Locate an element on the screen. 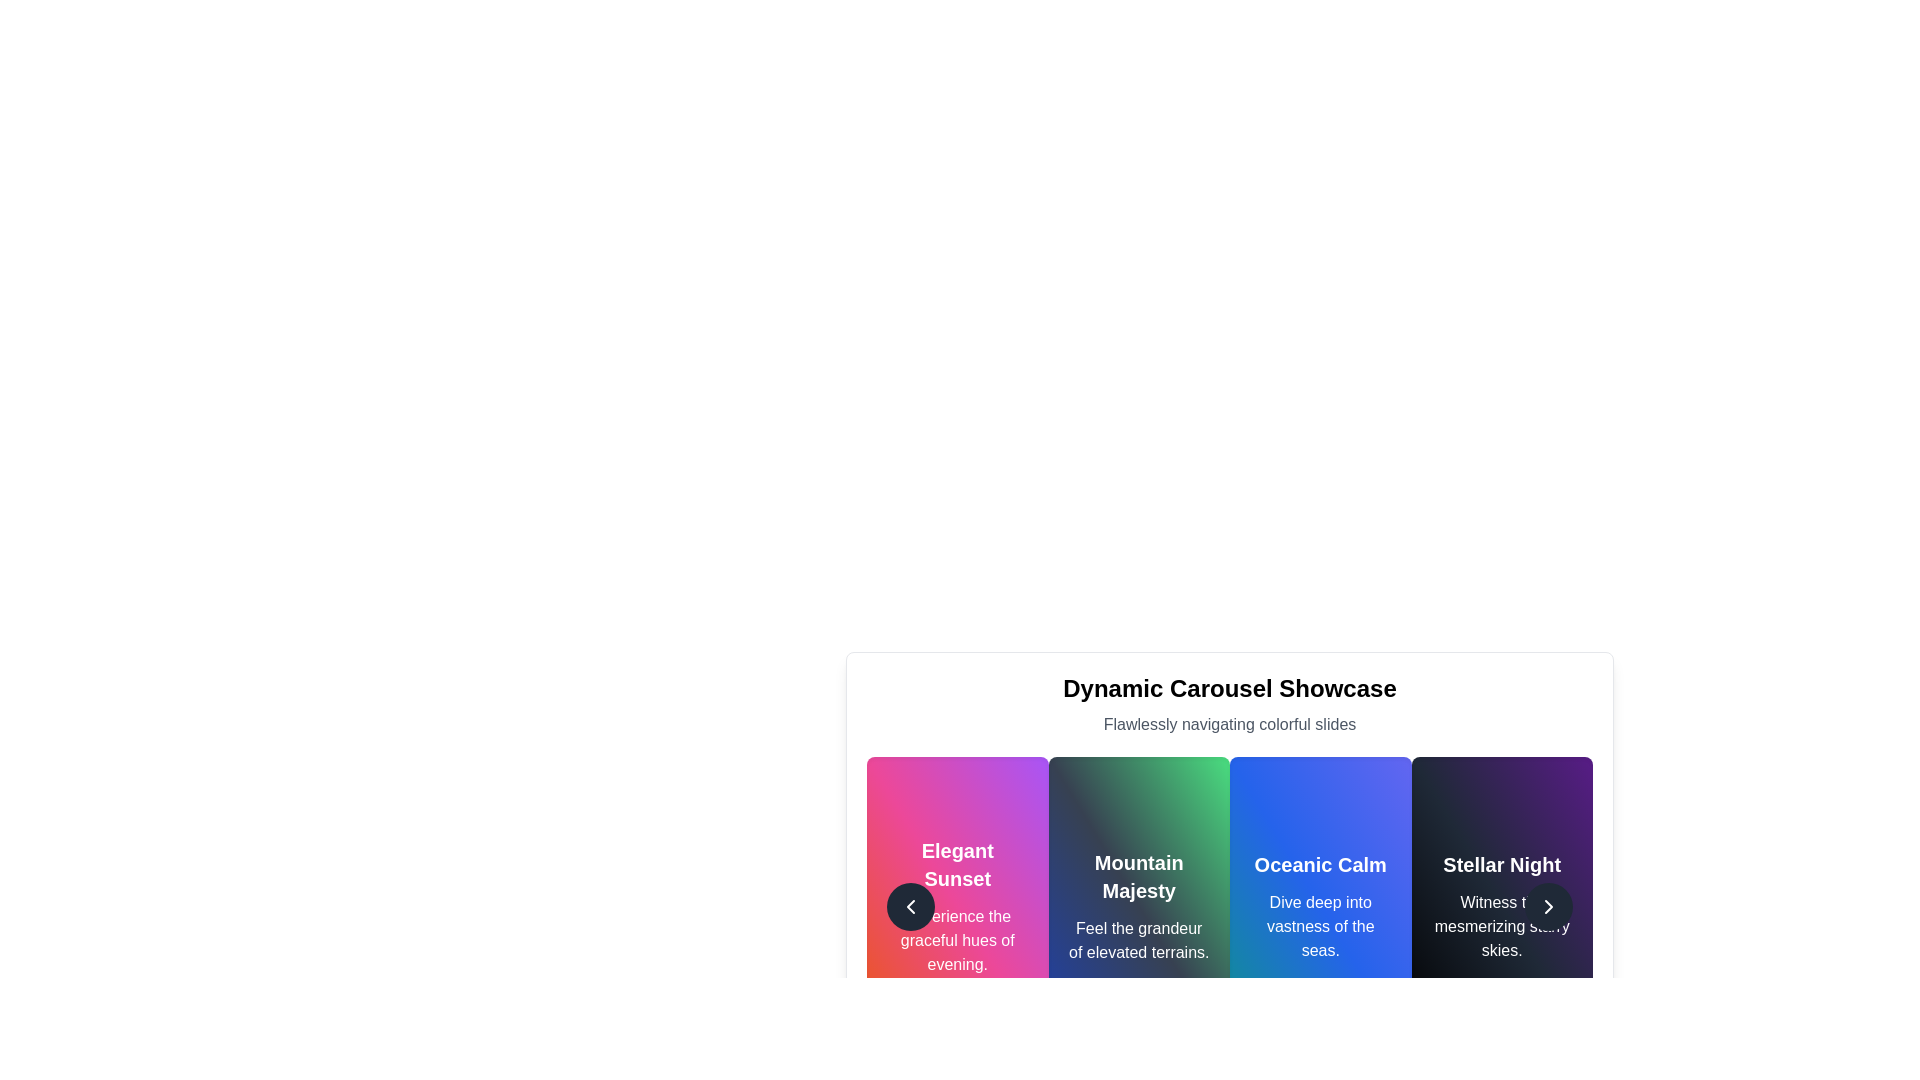 The height and width of the screenshot is (1080, 1920). the text label displaying 'Elegant Sunset' in bold, large-sized font, which is styled in white against a vibrant gradient background is located at coordinates (956, 863).